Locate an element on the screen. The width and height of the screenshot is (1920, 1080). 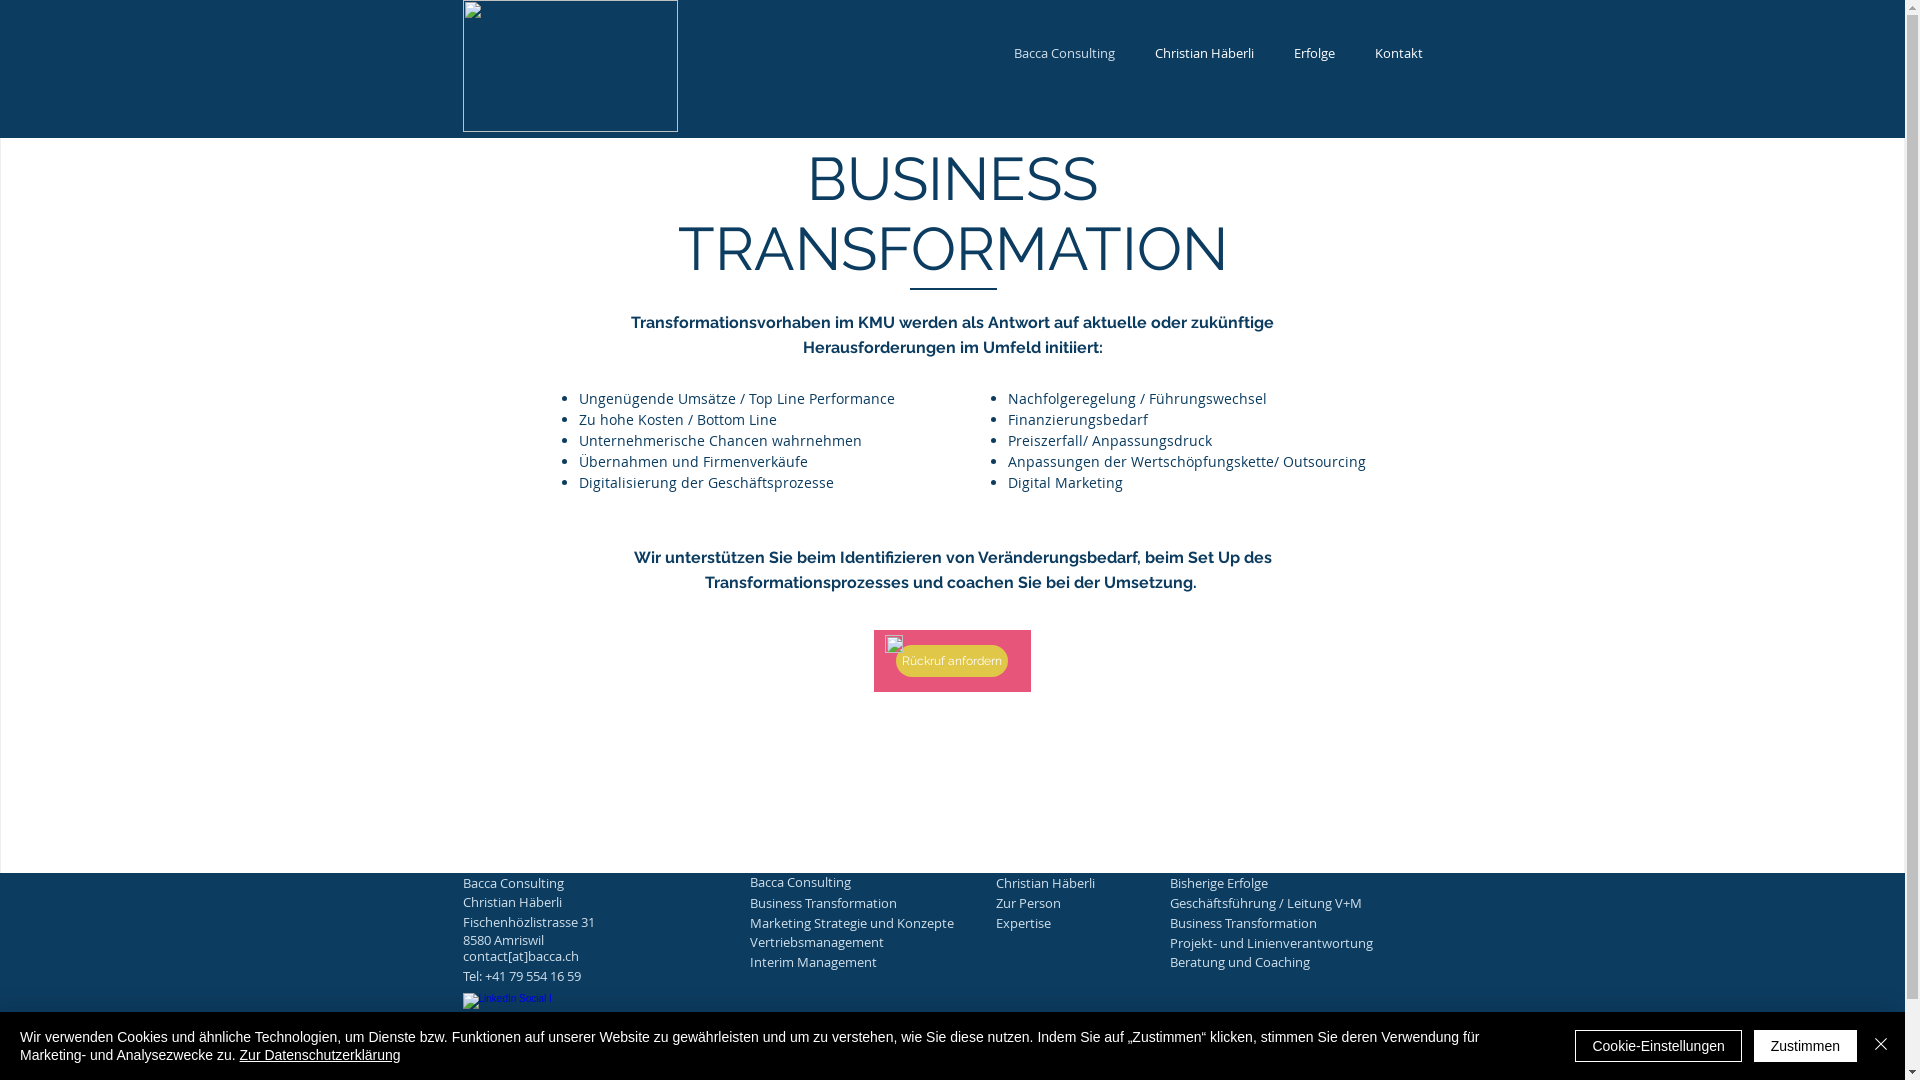
'contact[at]bacca.ch' is located at coordinates (564, 955).